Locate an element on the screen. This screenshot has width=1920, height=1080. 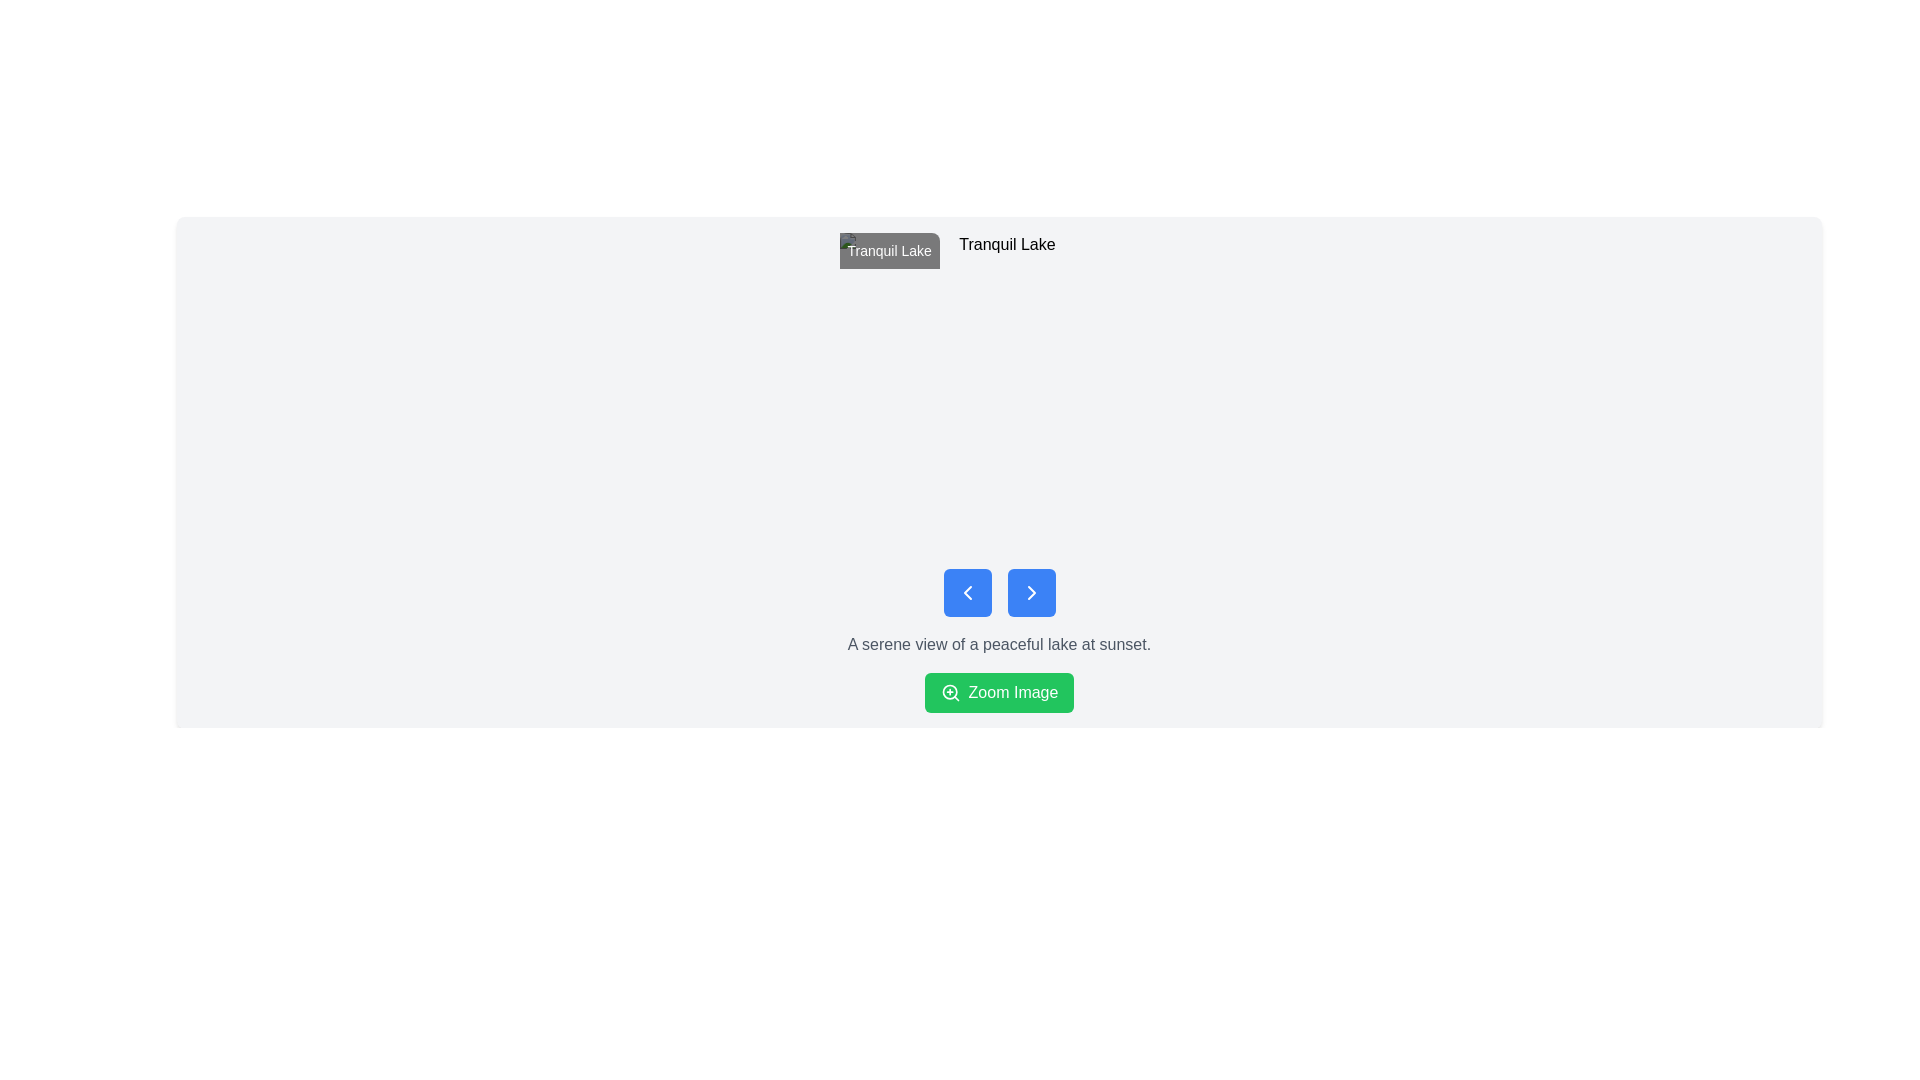
the blue rectangular button with a white left-pointing arrow is located at coordinates (967, 592).